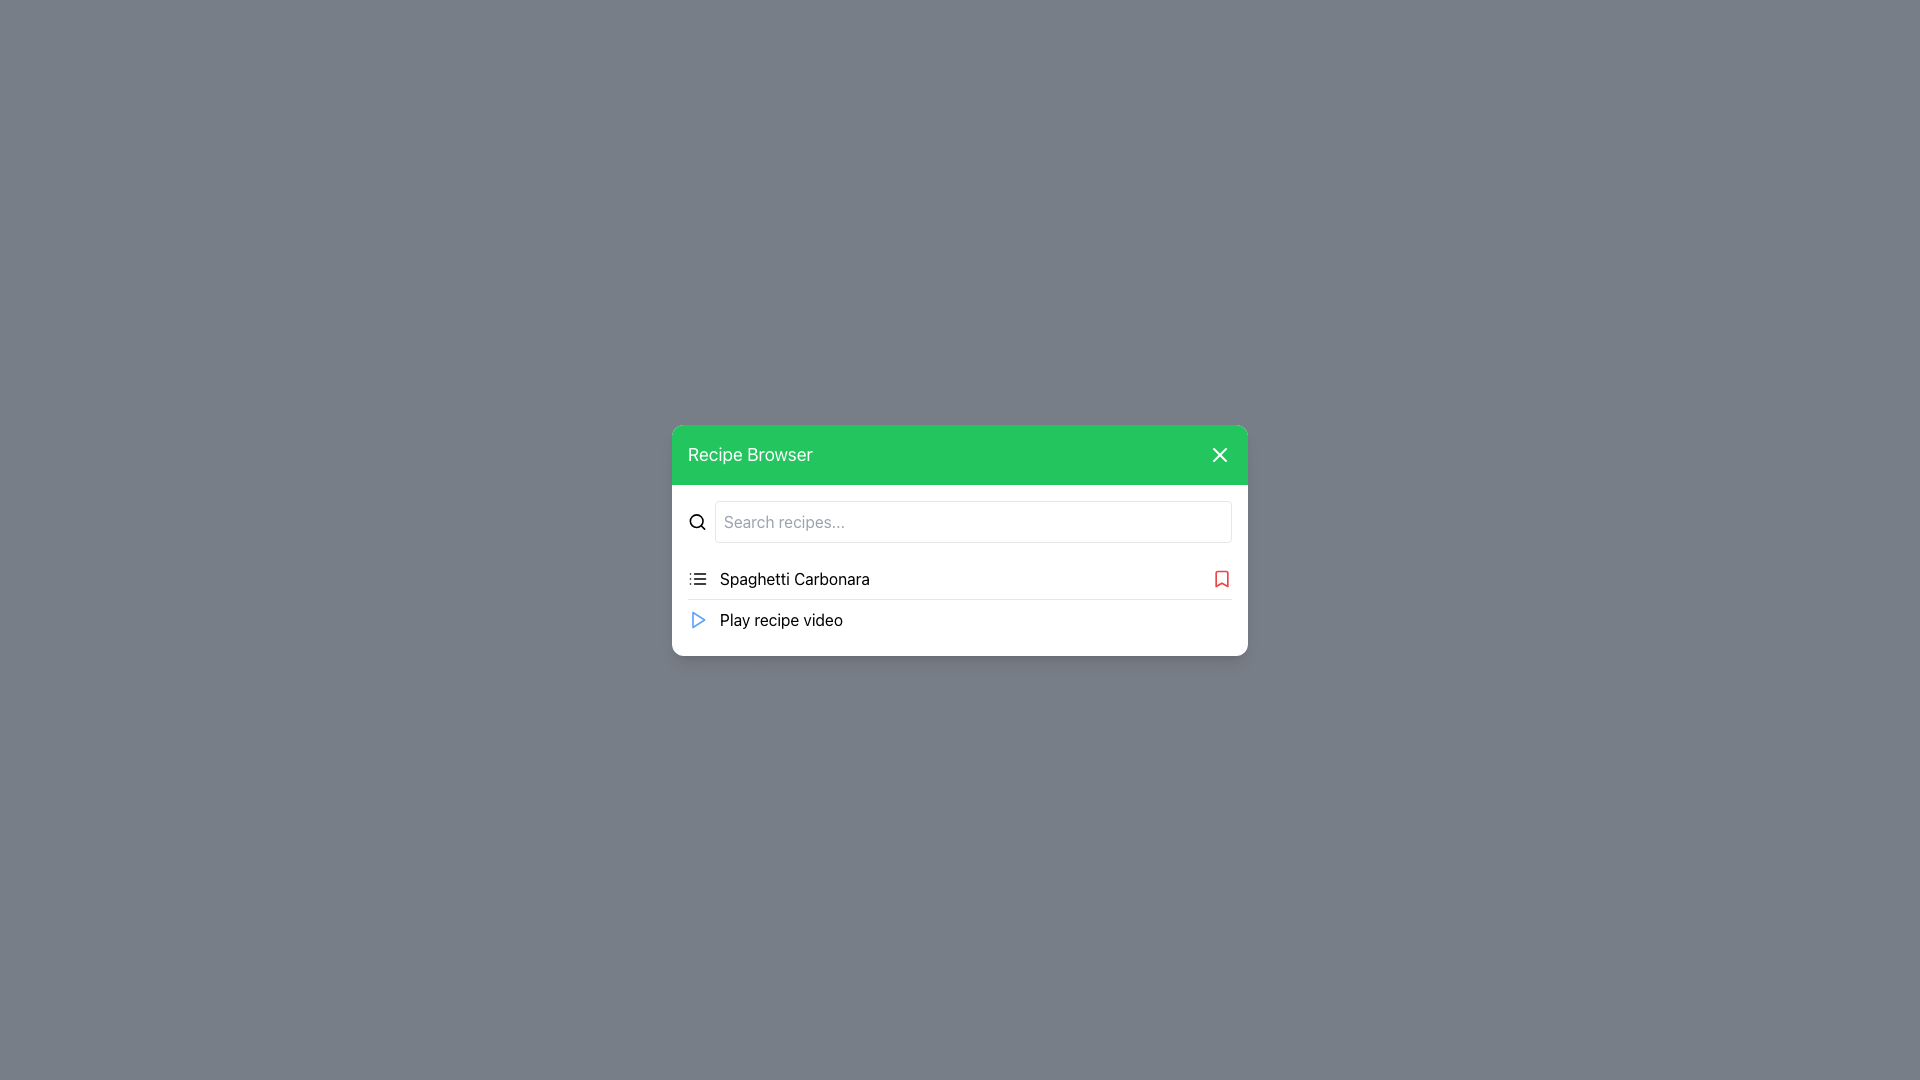  I want to click on the bookmark icon next to 'Spaghetti Carbonara', so click(1221, 578).